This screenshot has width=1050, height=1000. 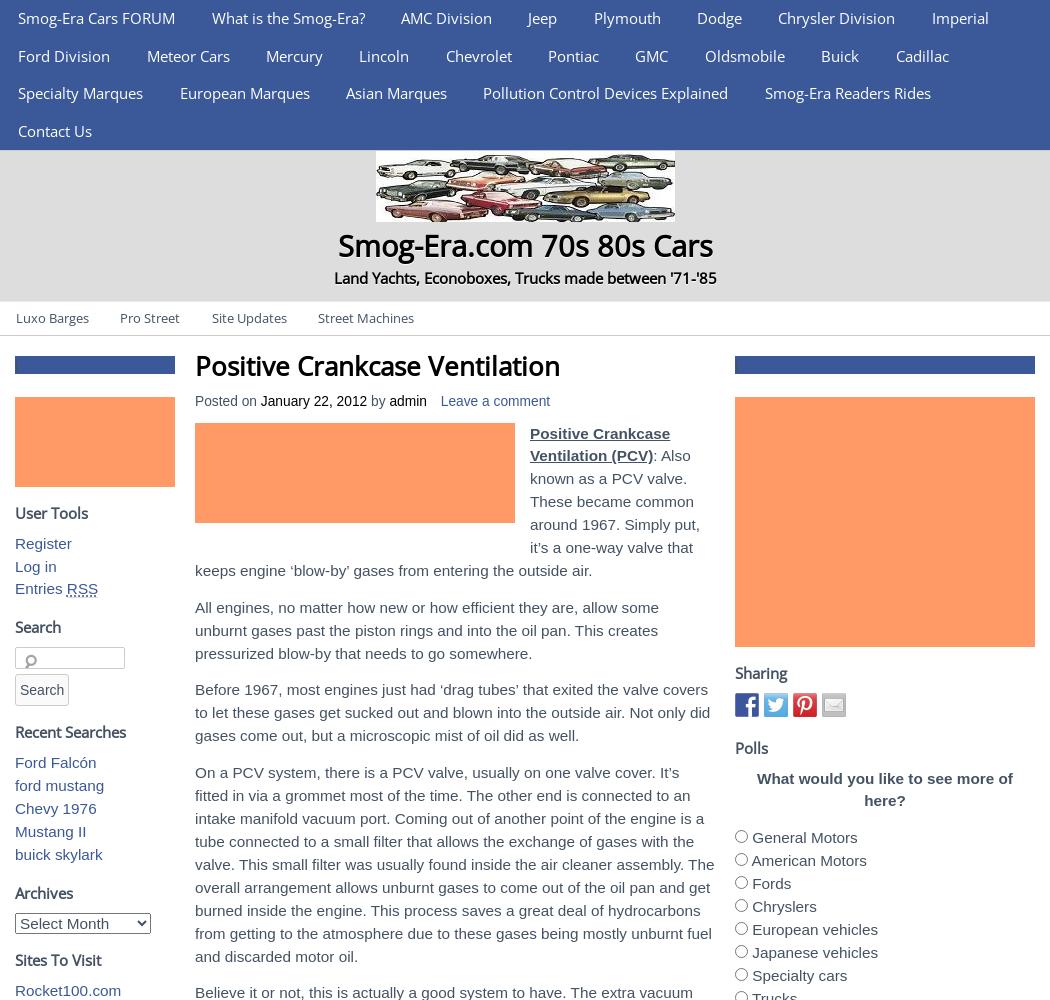 What do you see at coordinates (69, 731) in the screenshot?
I see `'Recent Searches'` at bounding box center [69, 731].